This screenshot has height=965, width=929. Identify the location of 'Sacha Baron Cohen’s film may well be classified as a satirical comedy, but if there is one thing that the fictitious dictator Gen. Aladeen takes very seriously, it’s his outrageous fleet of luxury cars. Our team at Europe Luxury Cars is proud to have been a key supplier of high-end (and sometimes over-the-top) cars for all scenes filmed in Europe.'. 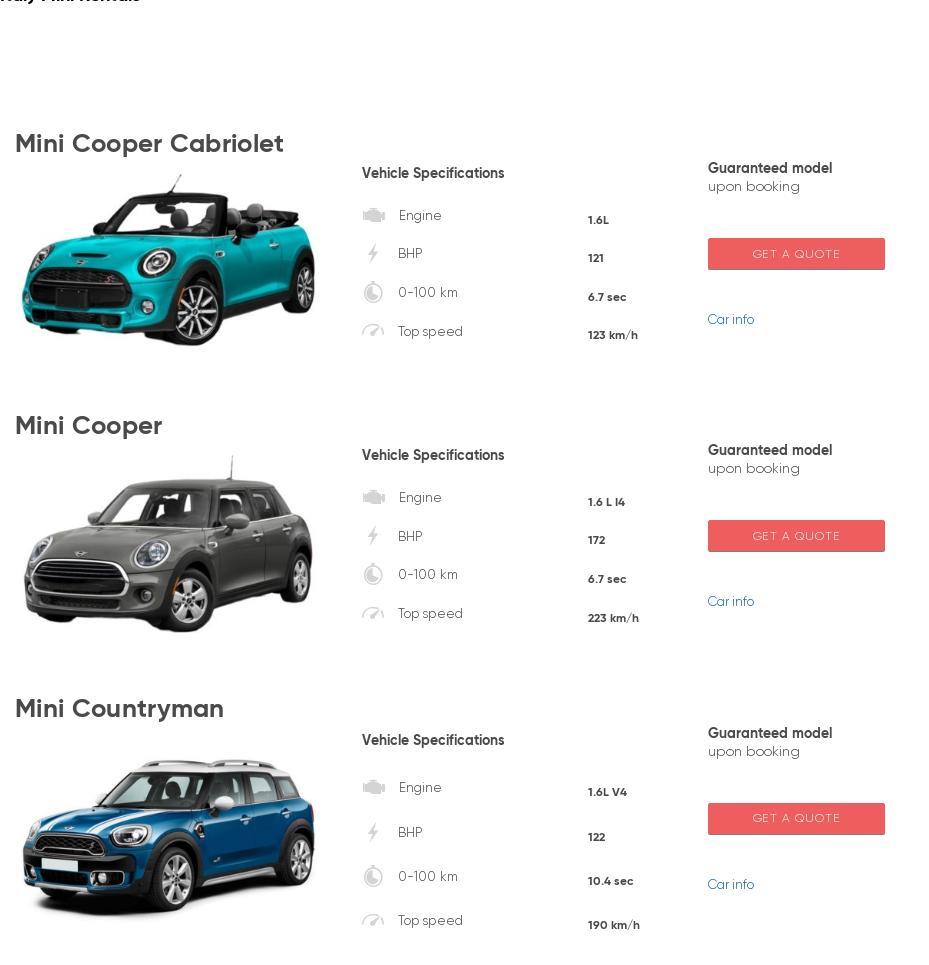
(446, 103).